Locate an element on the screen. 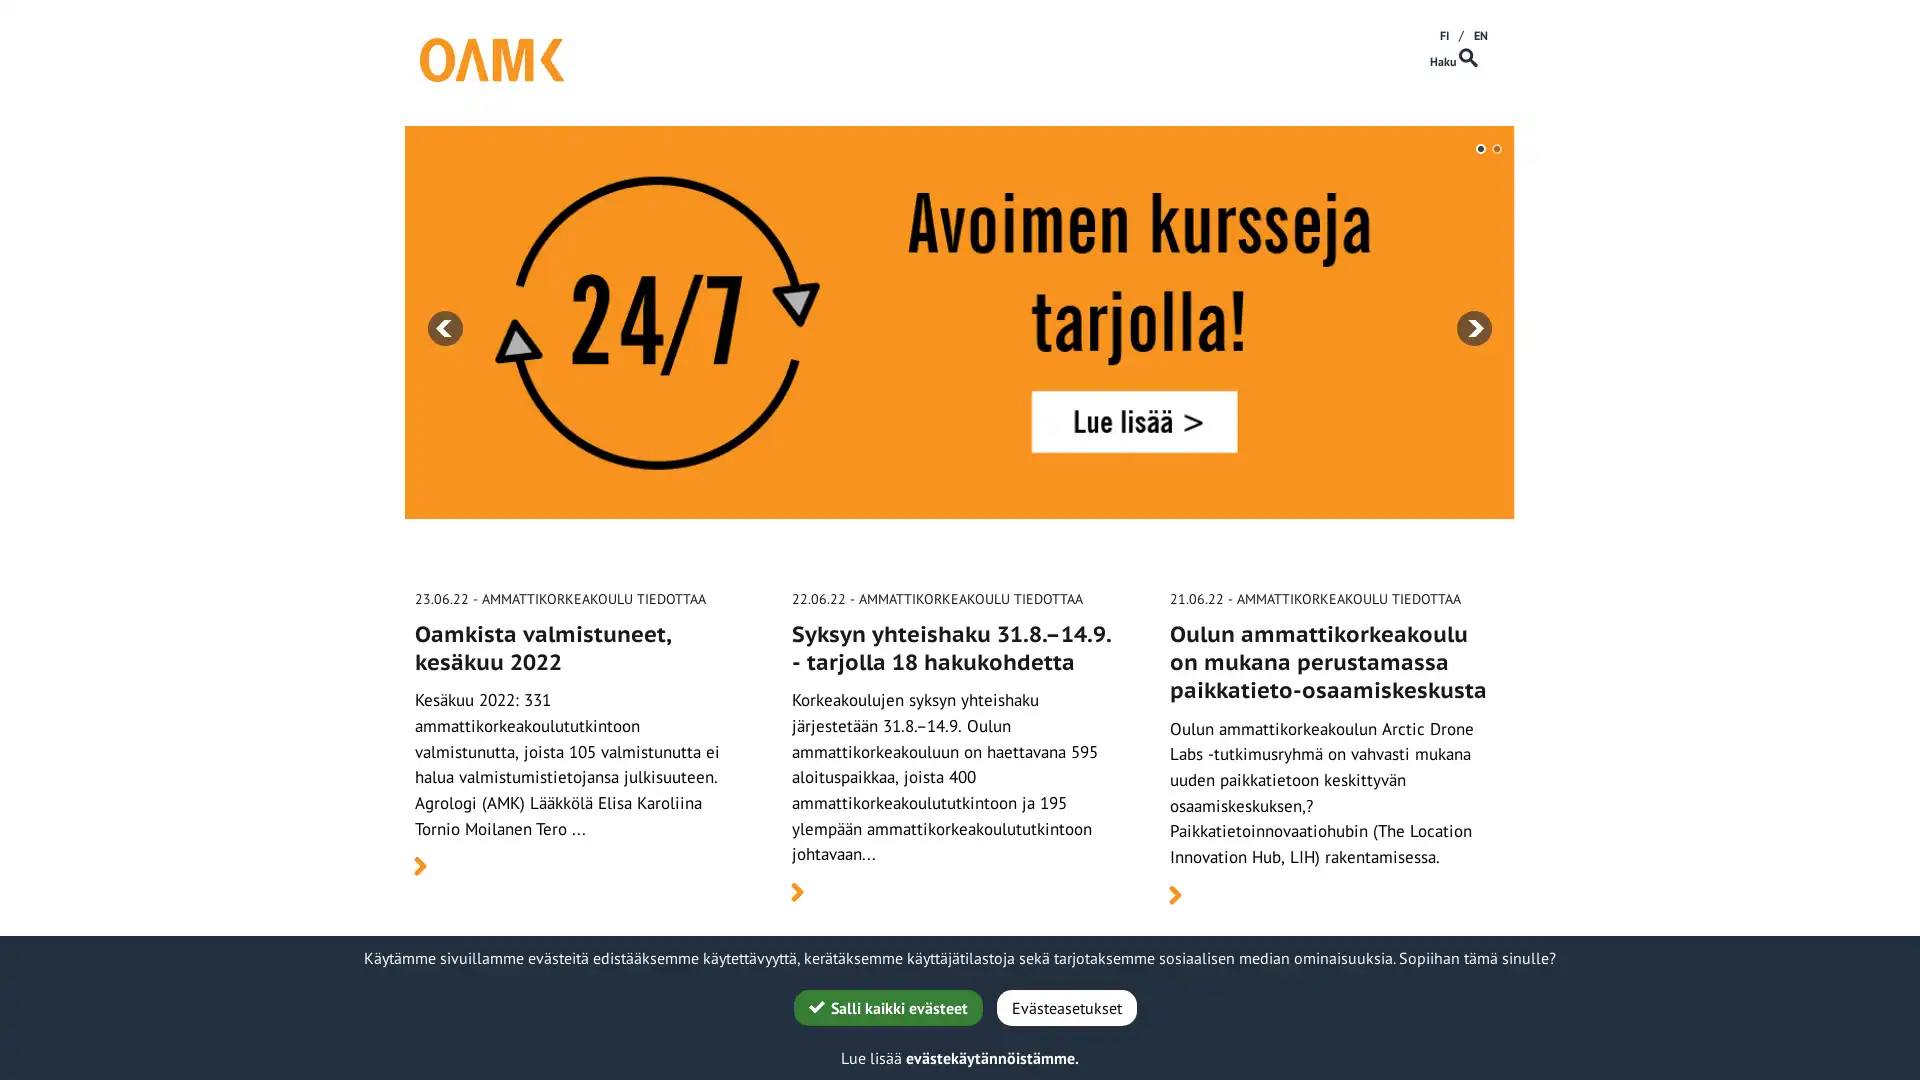 This screenshot has height=1080, width=1920. Evasteasetukset is located at coordinates (1064, 1007).